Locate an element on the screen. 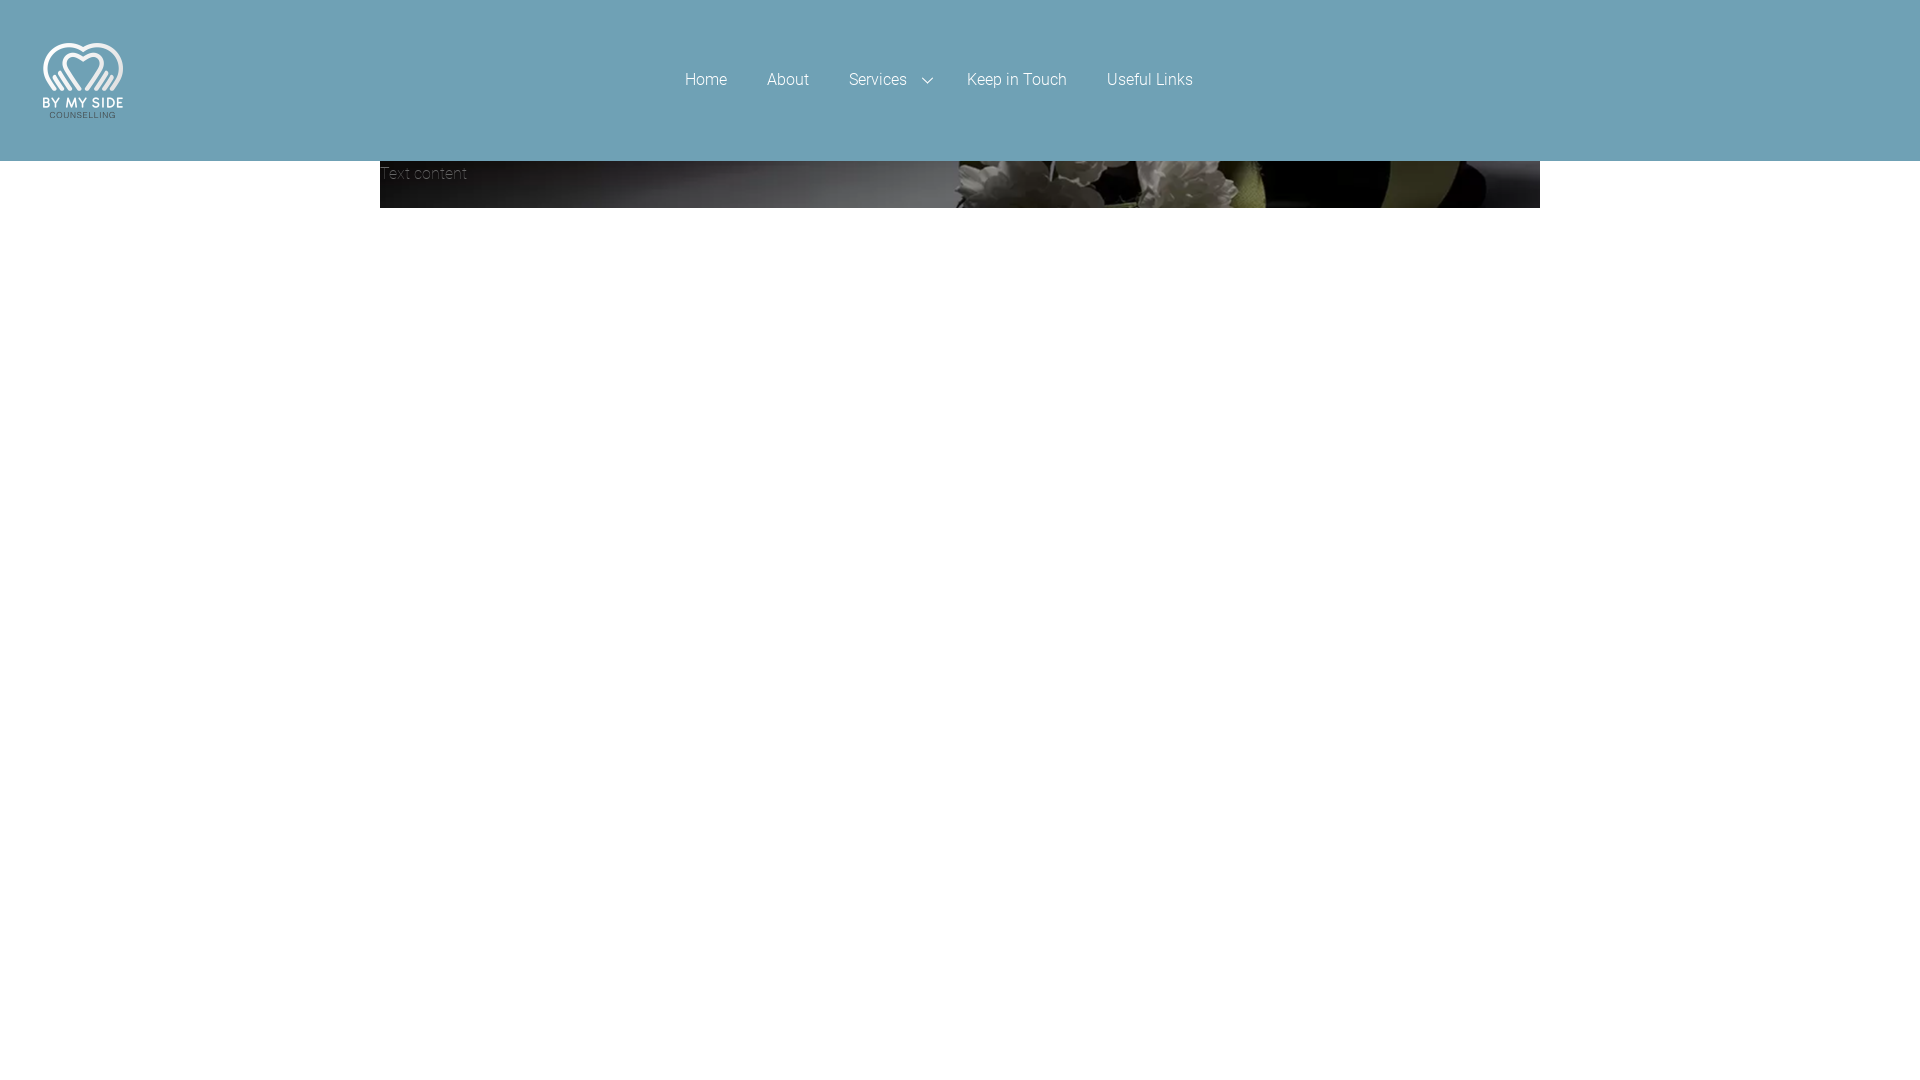 This screenshot has width=1920, height=1080. 'About' is located at coordinates (746, 79).